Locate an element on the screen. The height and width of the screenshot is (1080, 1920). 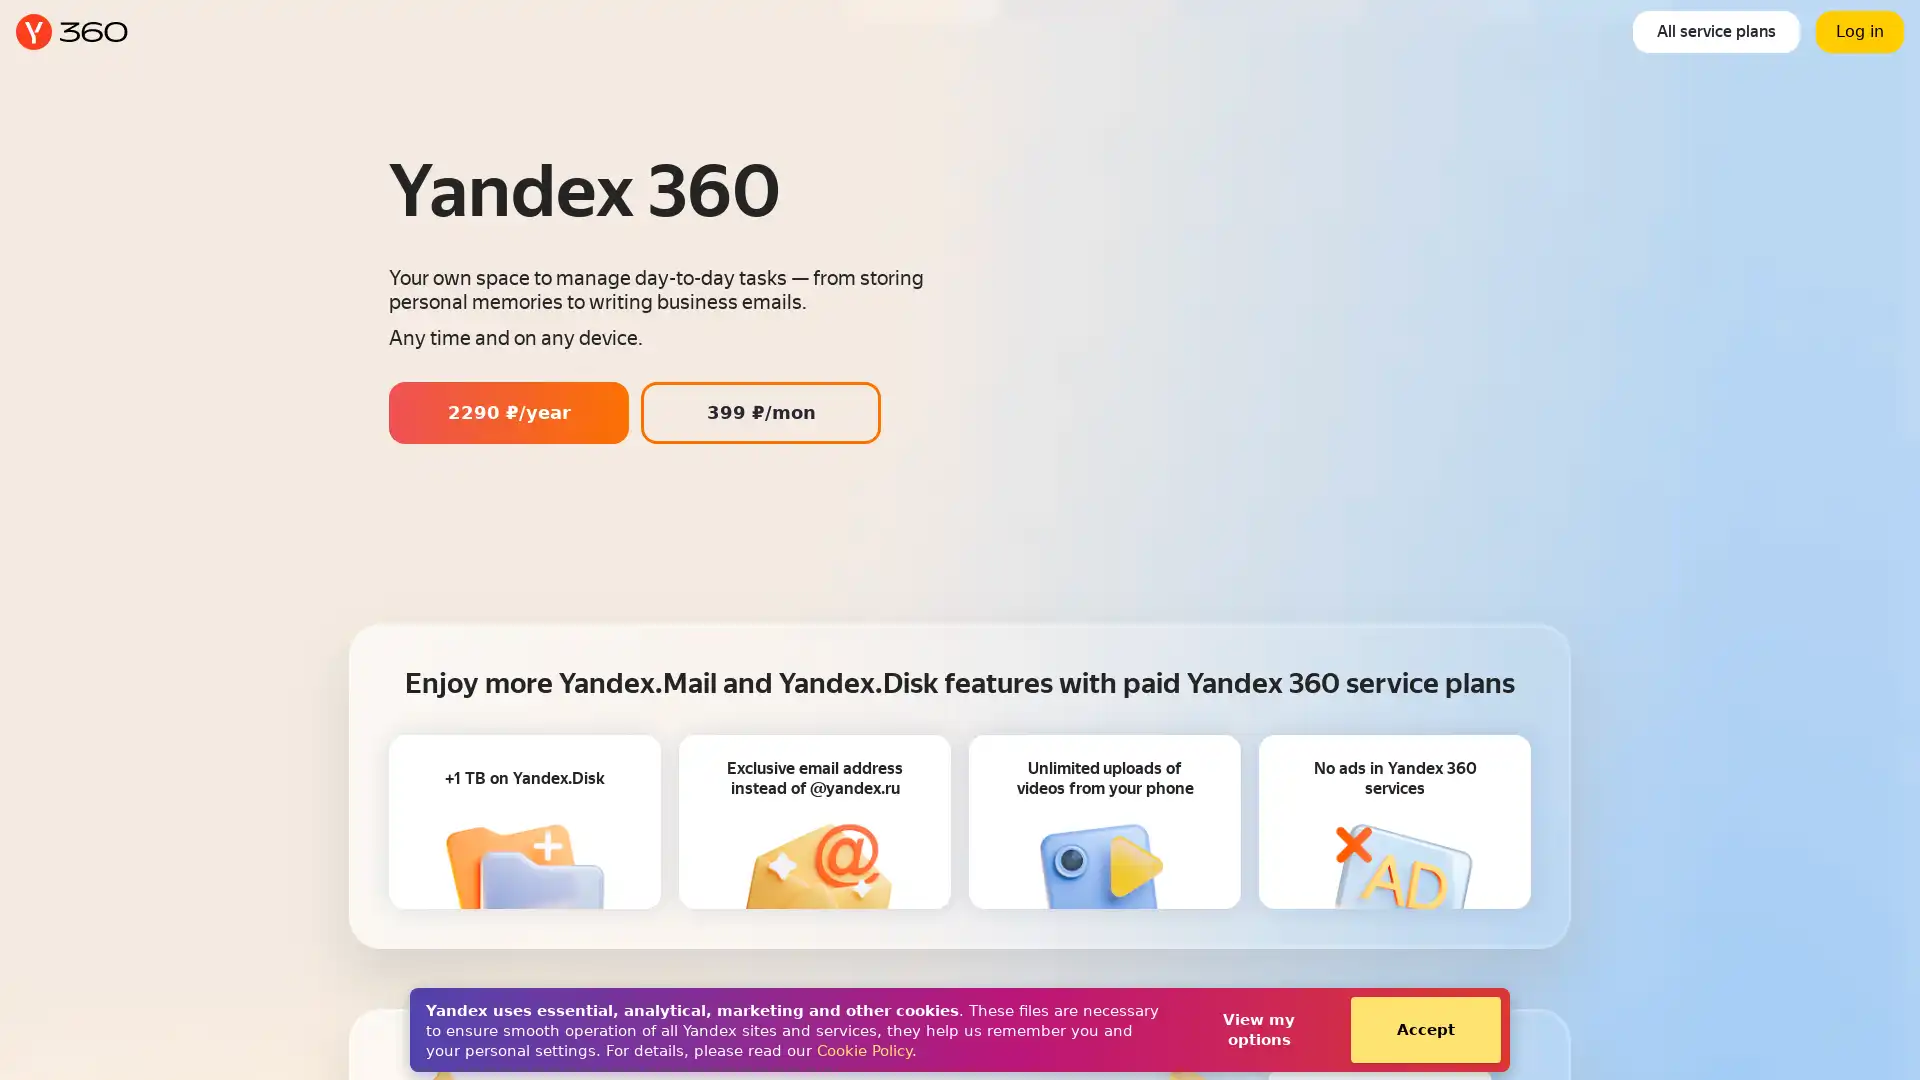
2290 /year is located at coordinates (508, 411).